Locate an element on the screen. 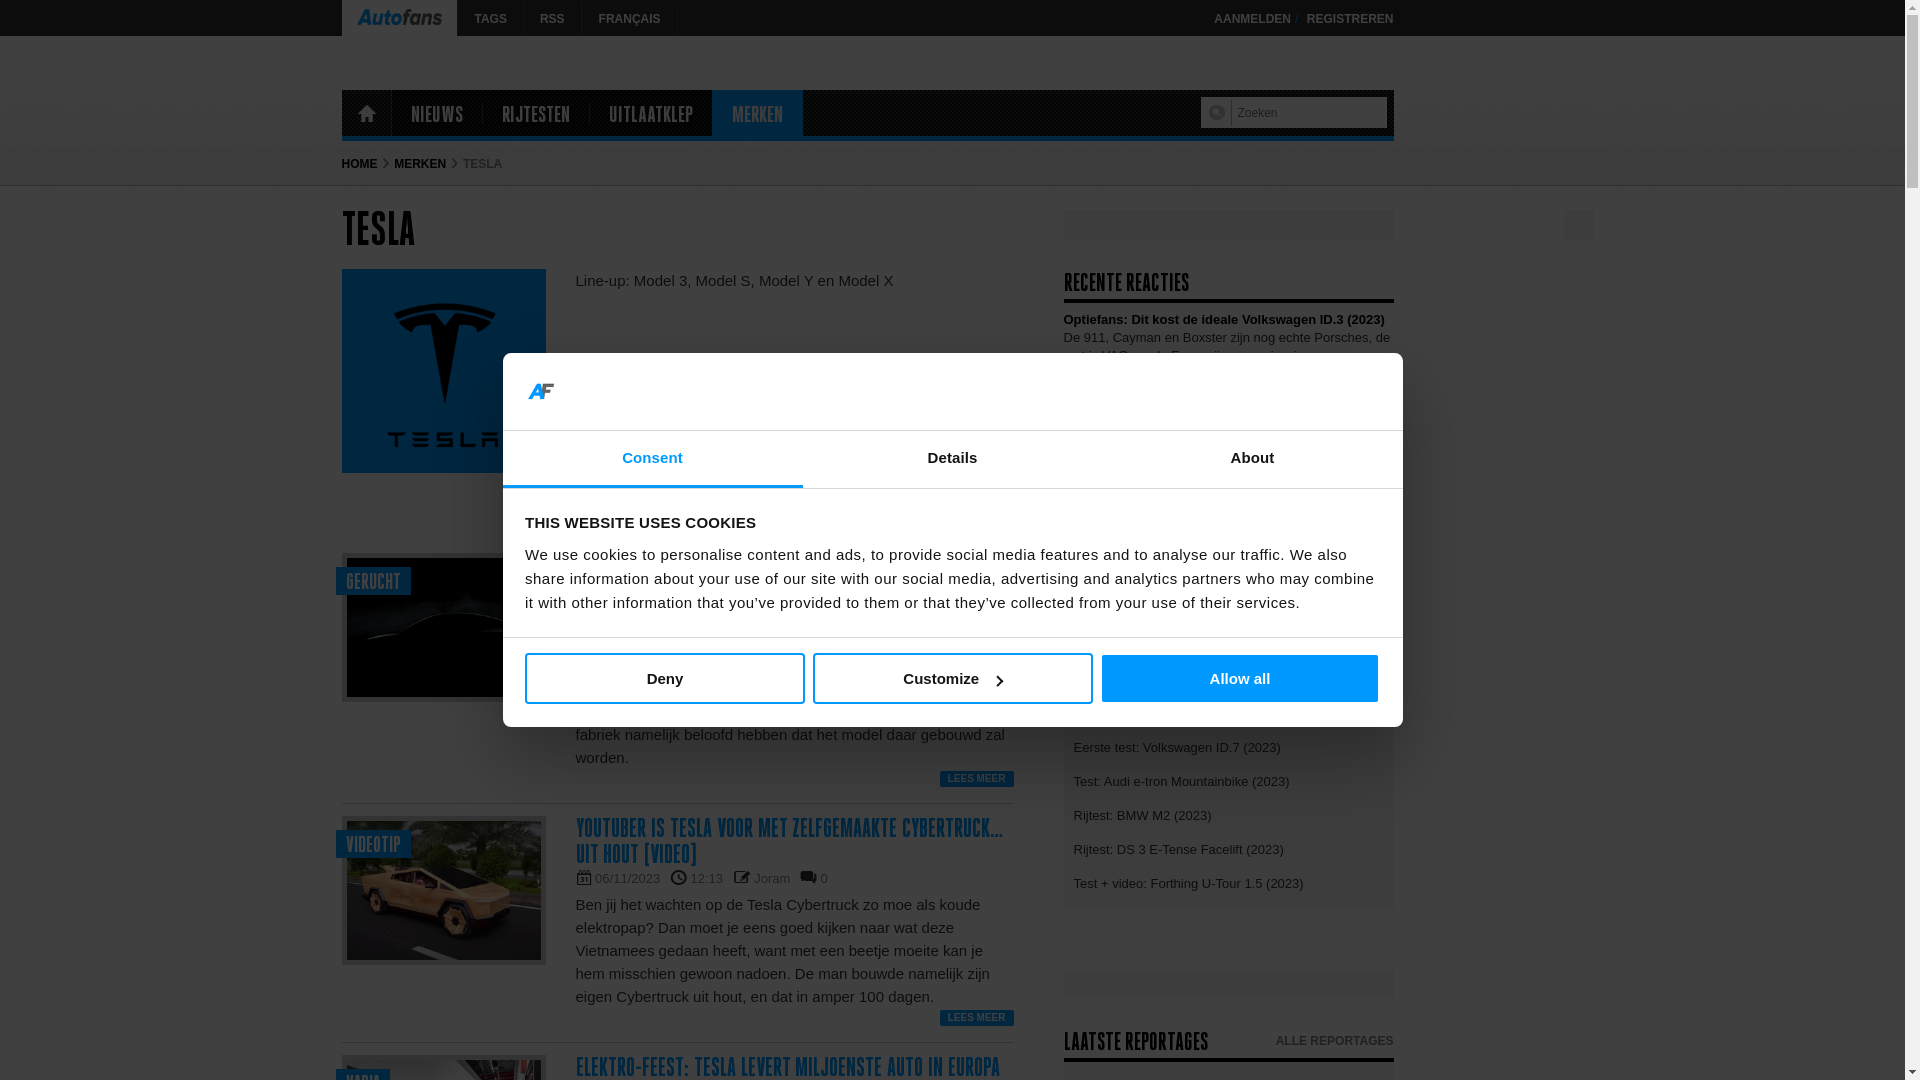 The height and width of the screenshot is (1080, 1920). 'Optiefans: Dit kost de ideale Volkswagen ID.3 (2023)' is located at coordinates (1223, 318).